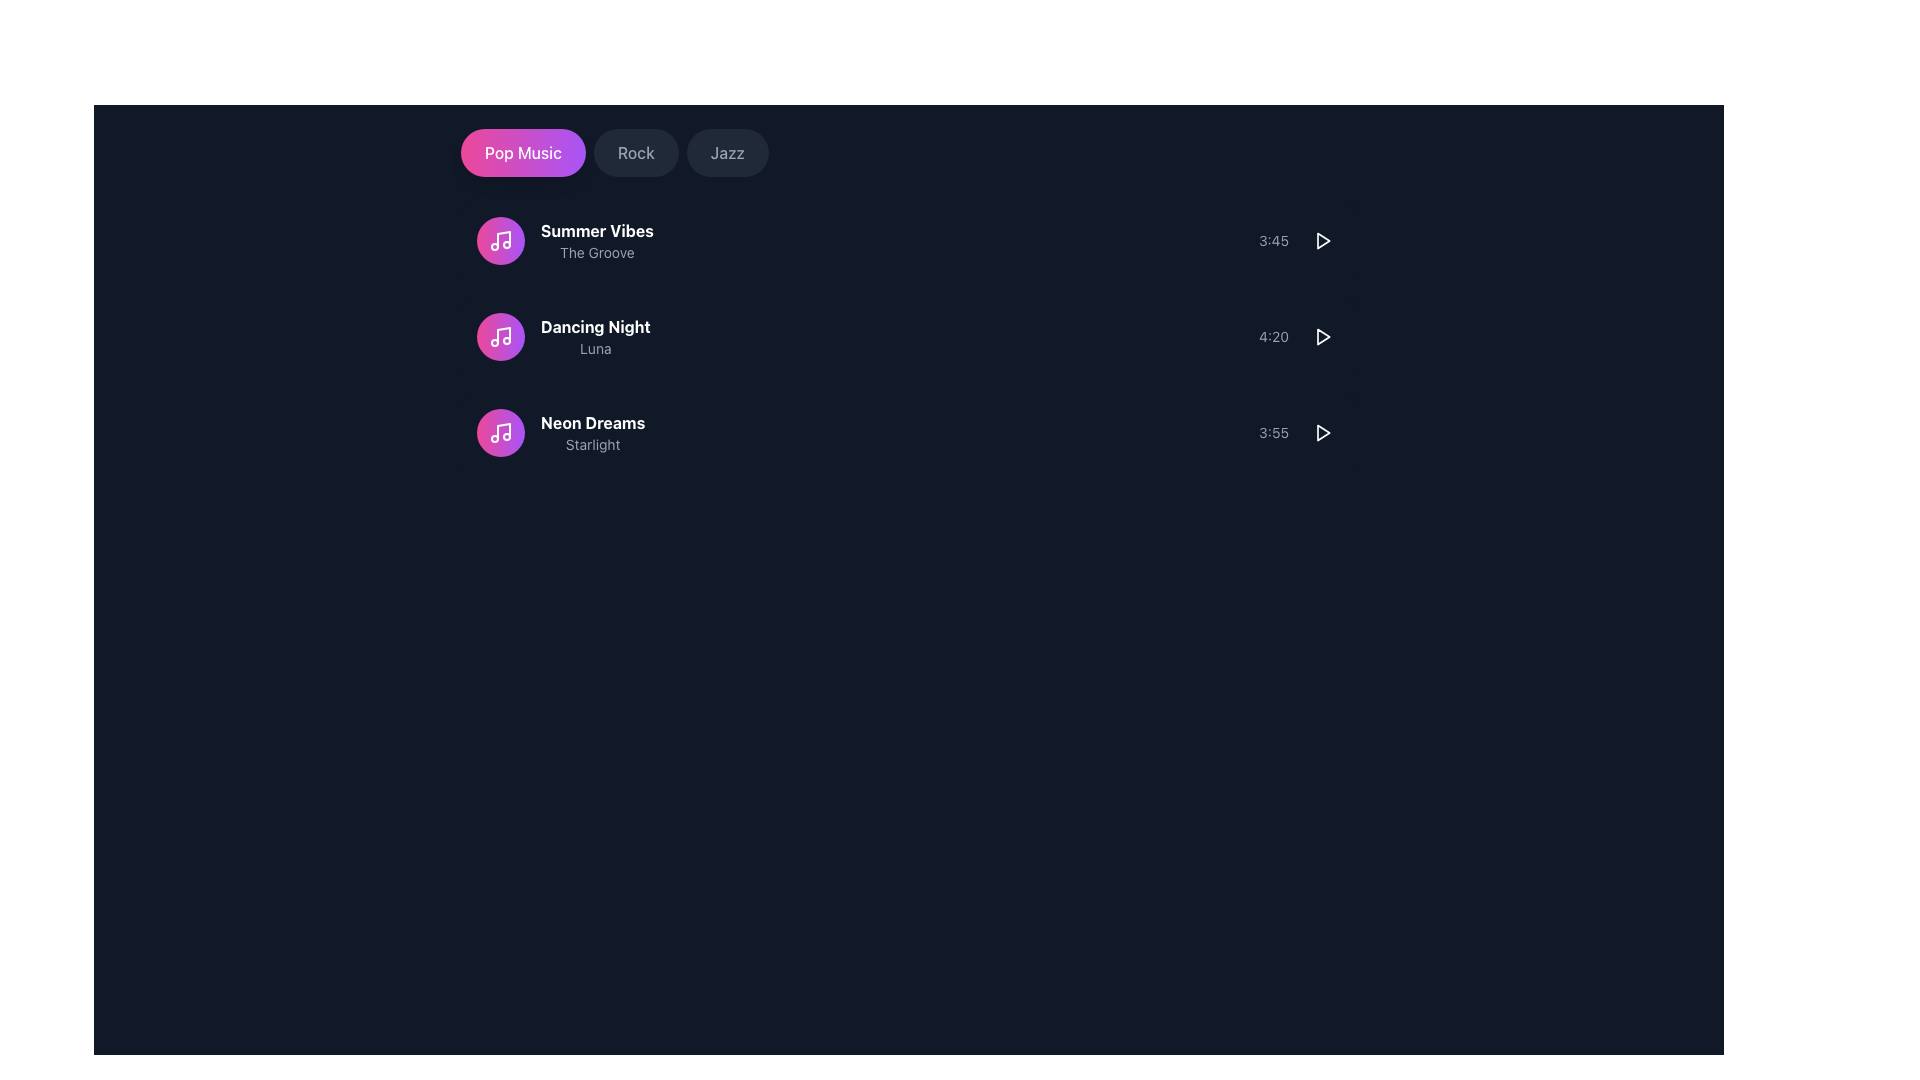  What do you see at coordinates (596, 230) in the screenshot?
I see `the text label displaying 'Summer Vibes' to associate it with the track for recognition` at bounding box center [596, 230].